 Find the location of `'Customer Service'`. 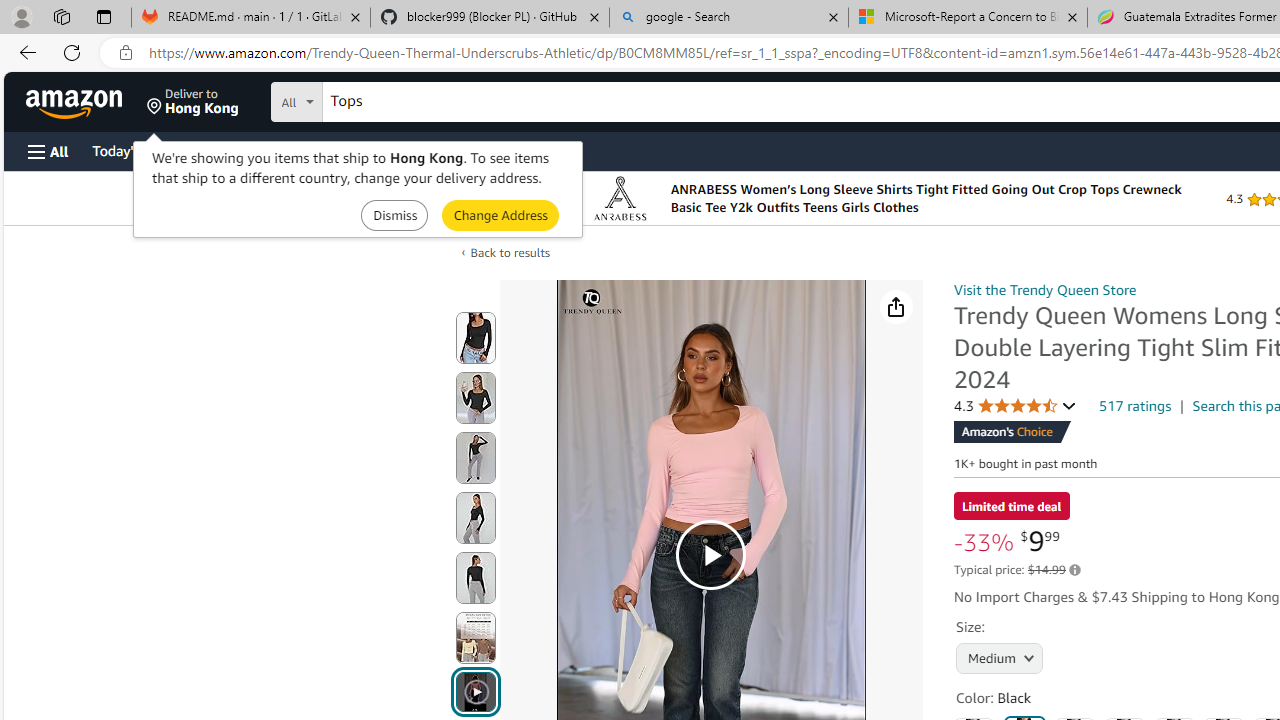

'Customer Service' is located at coordinates (255, 149).